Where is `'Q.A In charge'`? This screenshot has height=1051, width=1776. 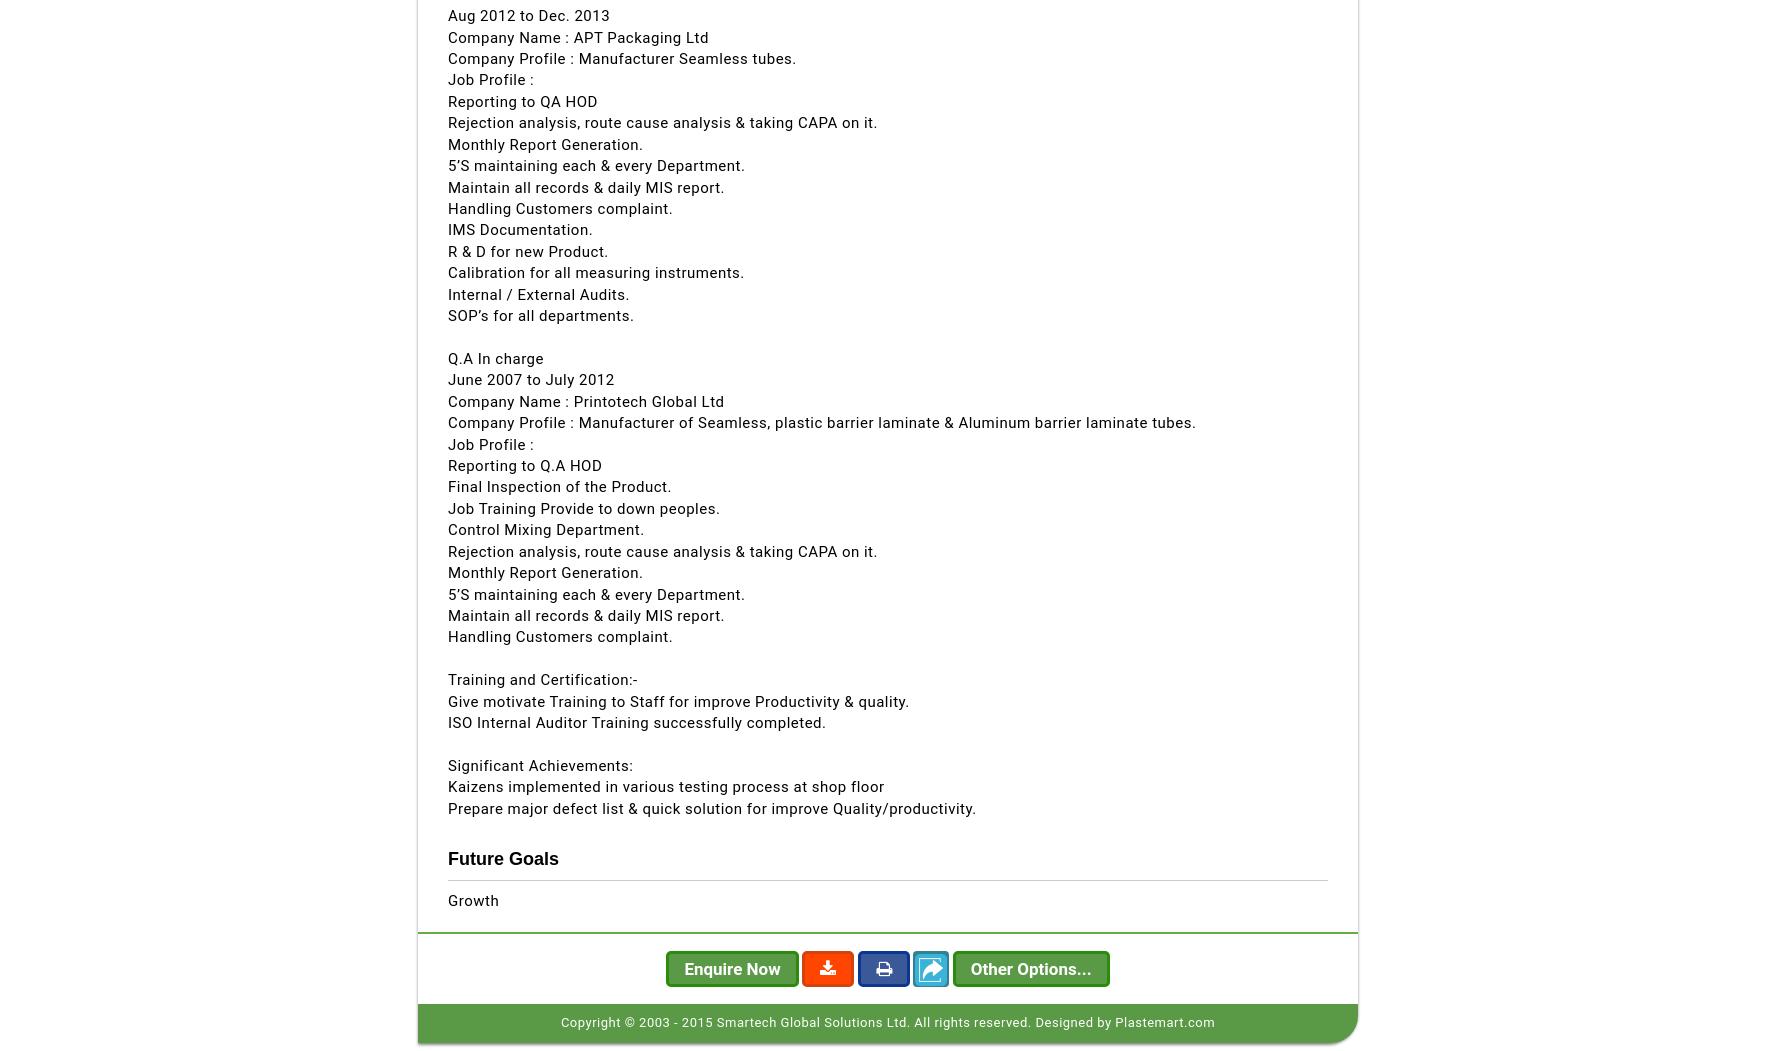
'Q.A In charge' is located at coordinates (494, 357).